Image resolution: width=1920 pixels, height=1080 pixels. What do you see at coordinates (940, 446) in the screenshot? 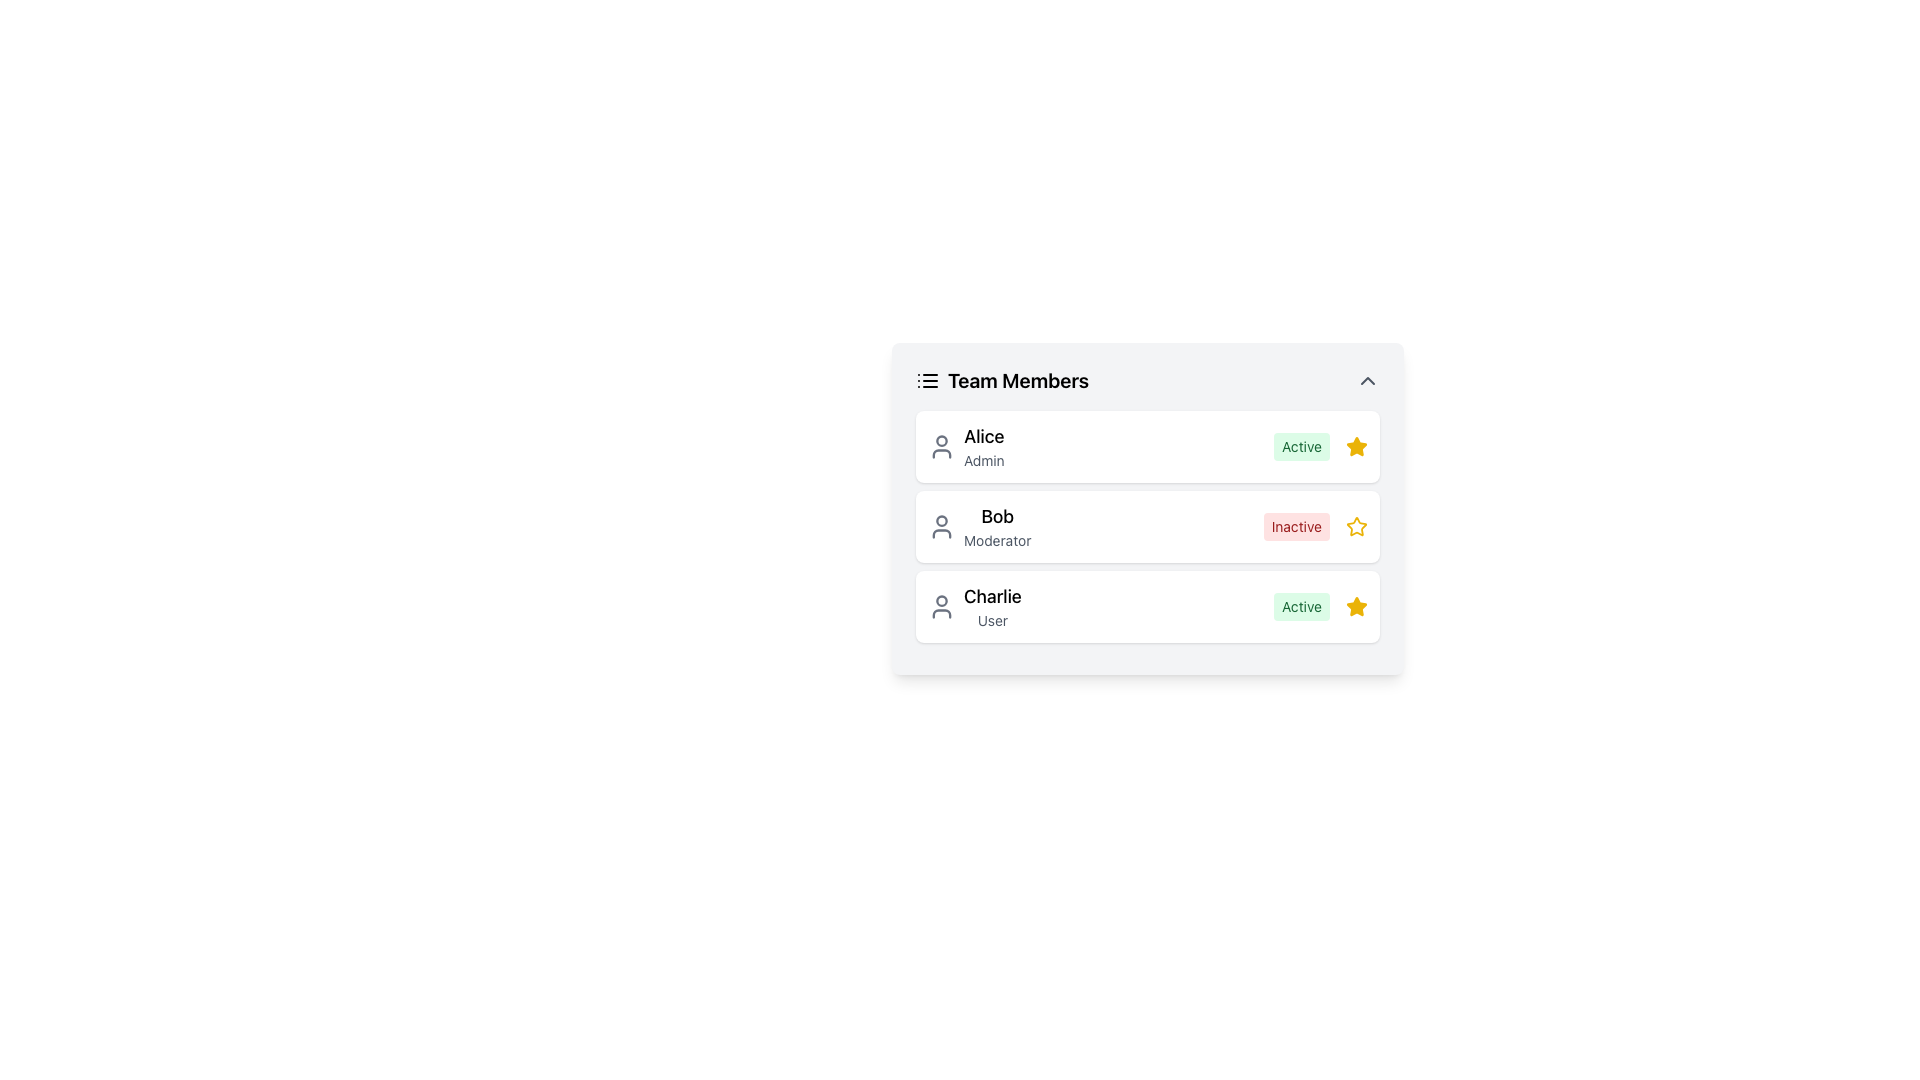
I see `the circular user profile silhouette icon styled in gray, which is positioned to the far left of the text 'Alice Admin'` at bounding box center [940, 446].